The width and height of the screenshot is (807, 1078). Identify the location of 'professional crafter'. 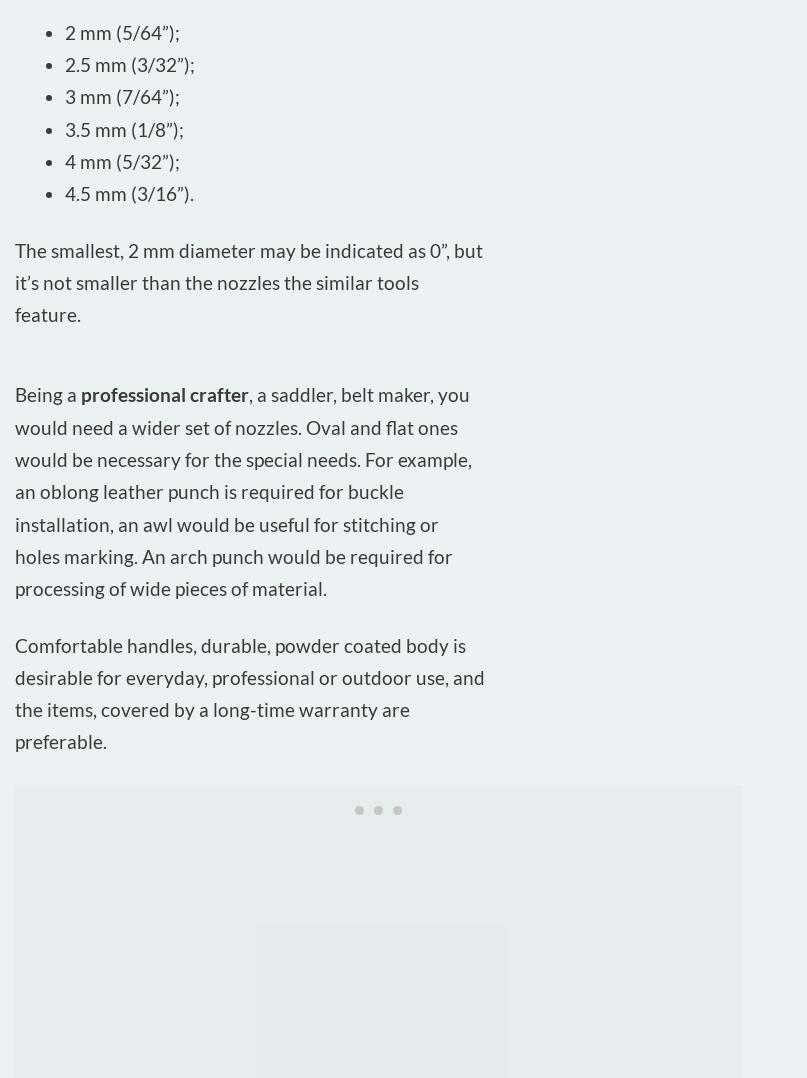
(81, 393).